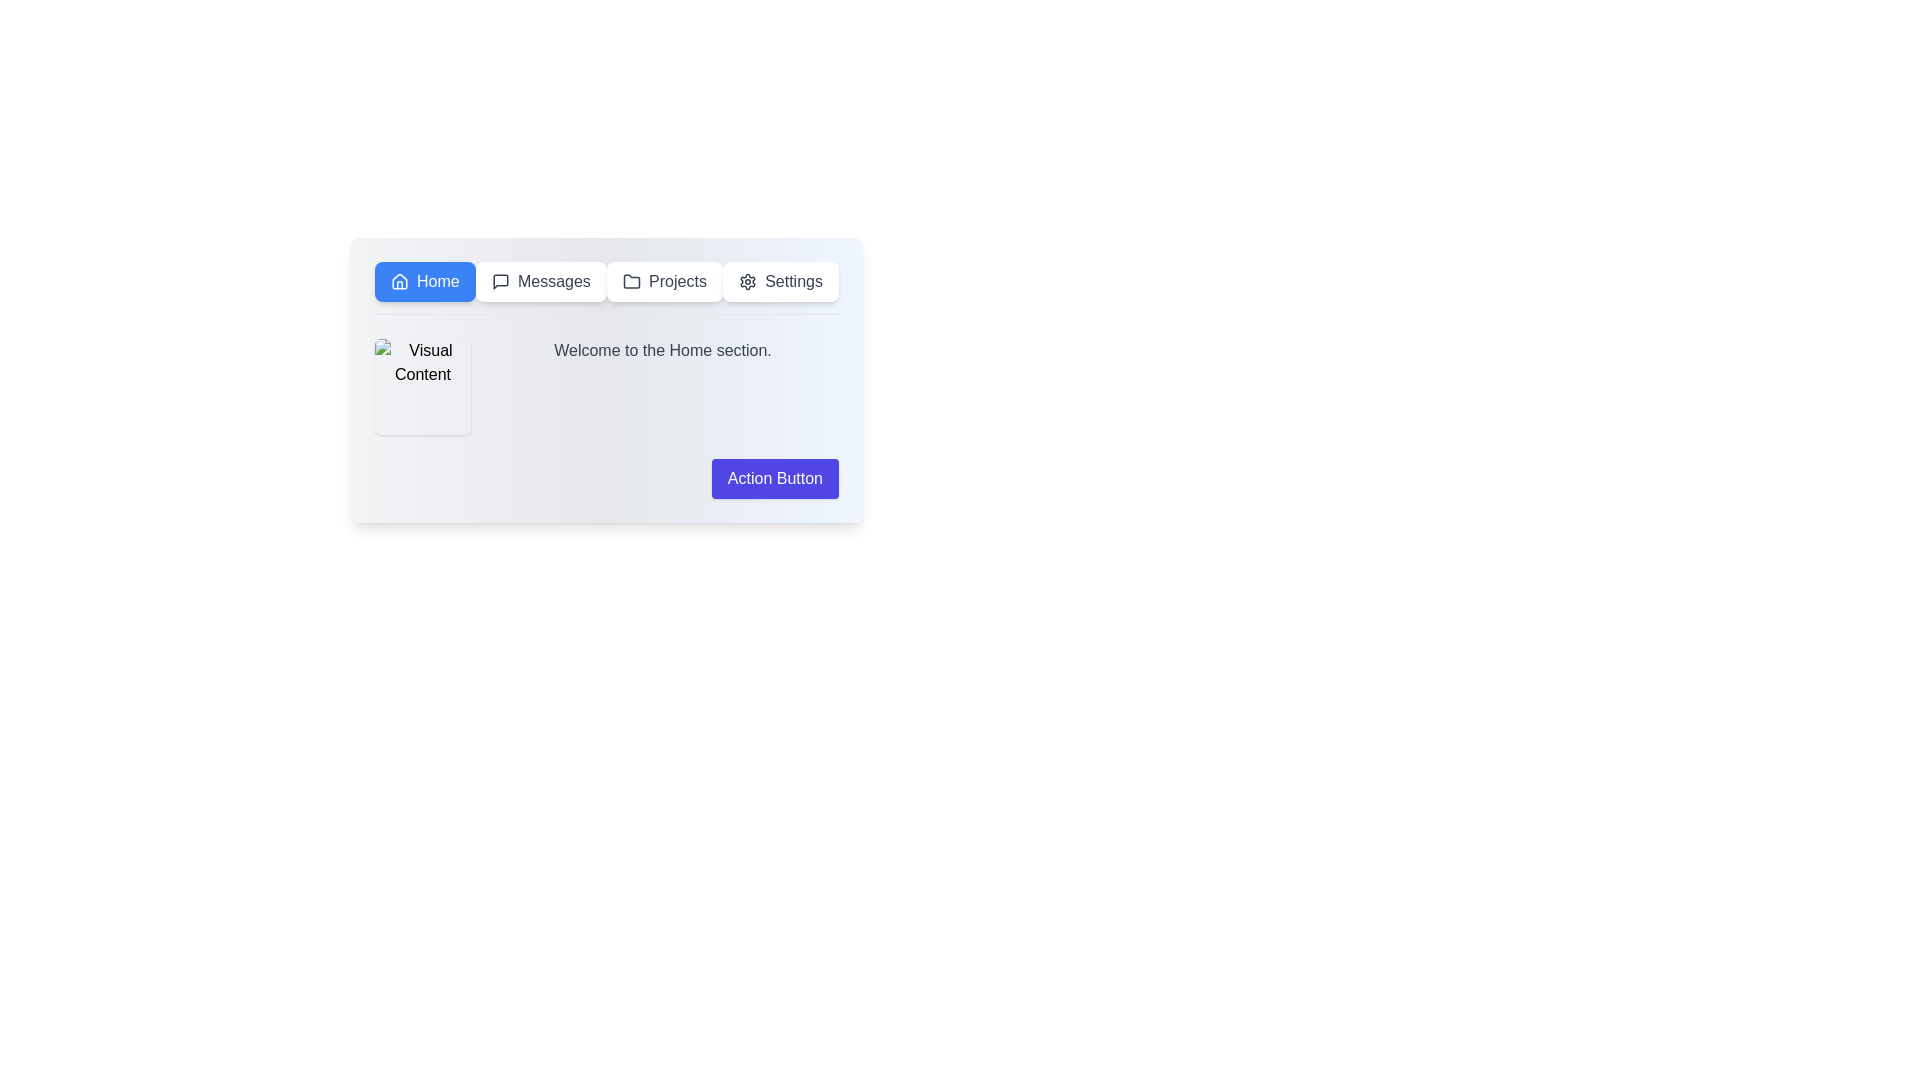 Image resolution: width=1920 pixels, height=1080 pixels. What do you see at coordinates (541, 281) in the screenshot?
I see `the navigation button that leads to the messages section, located between the 'Home' and 'Projects' buttons in the horizontal navigation bar` at bounding box center [541, 281].